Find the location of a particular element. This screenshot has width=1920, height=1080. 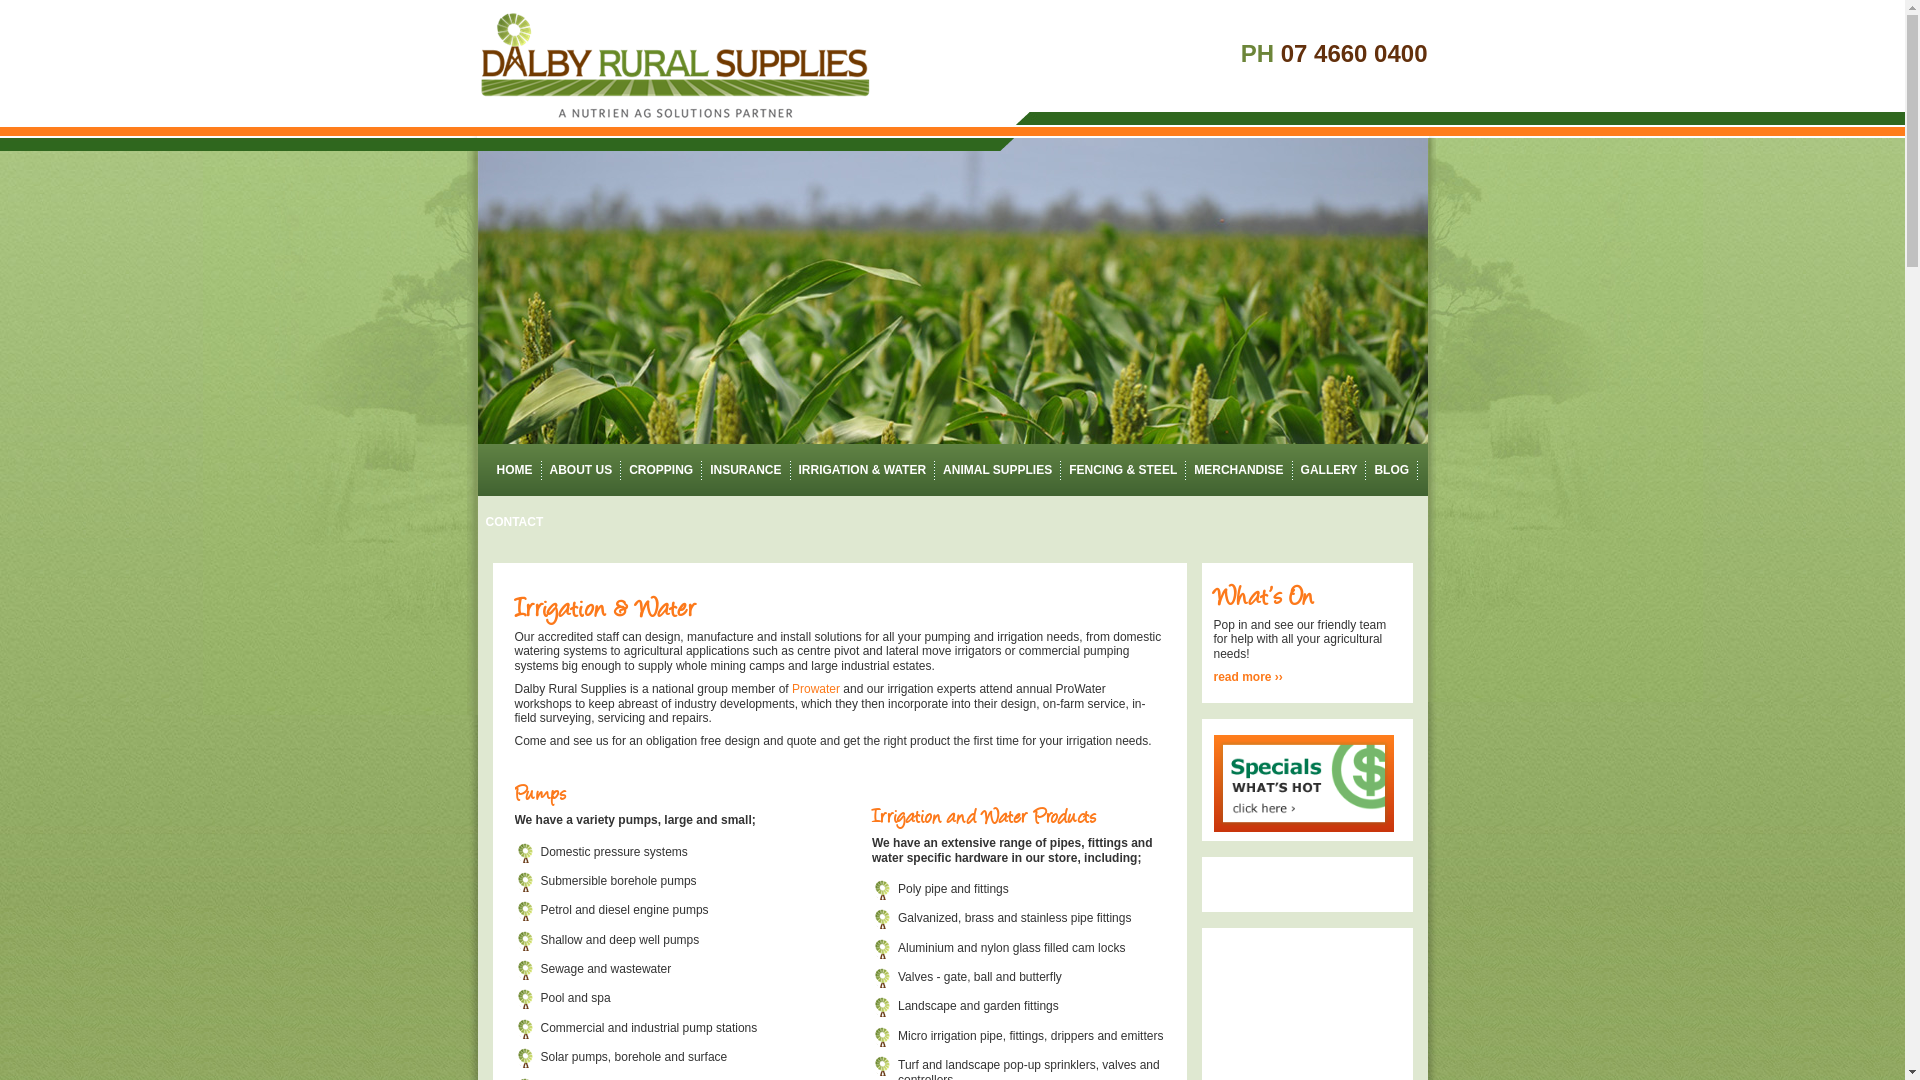

'GALLERY' is located at coordinates (1329, 470).